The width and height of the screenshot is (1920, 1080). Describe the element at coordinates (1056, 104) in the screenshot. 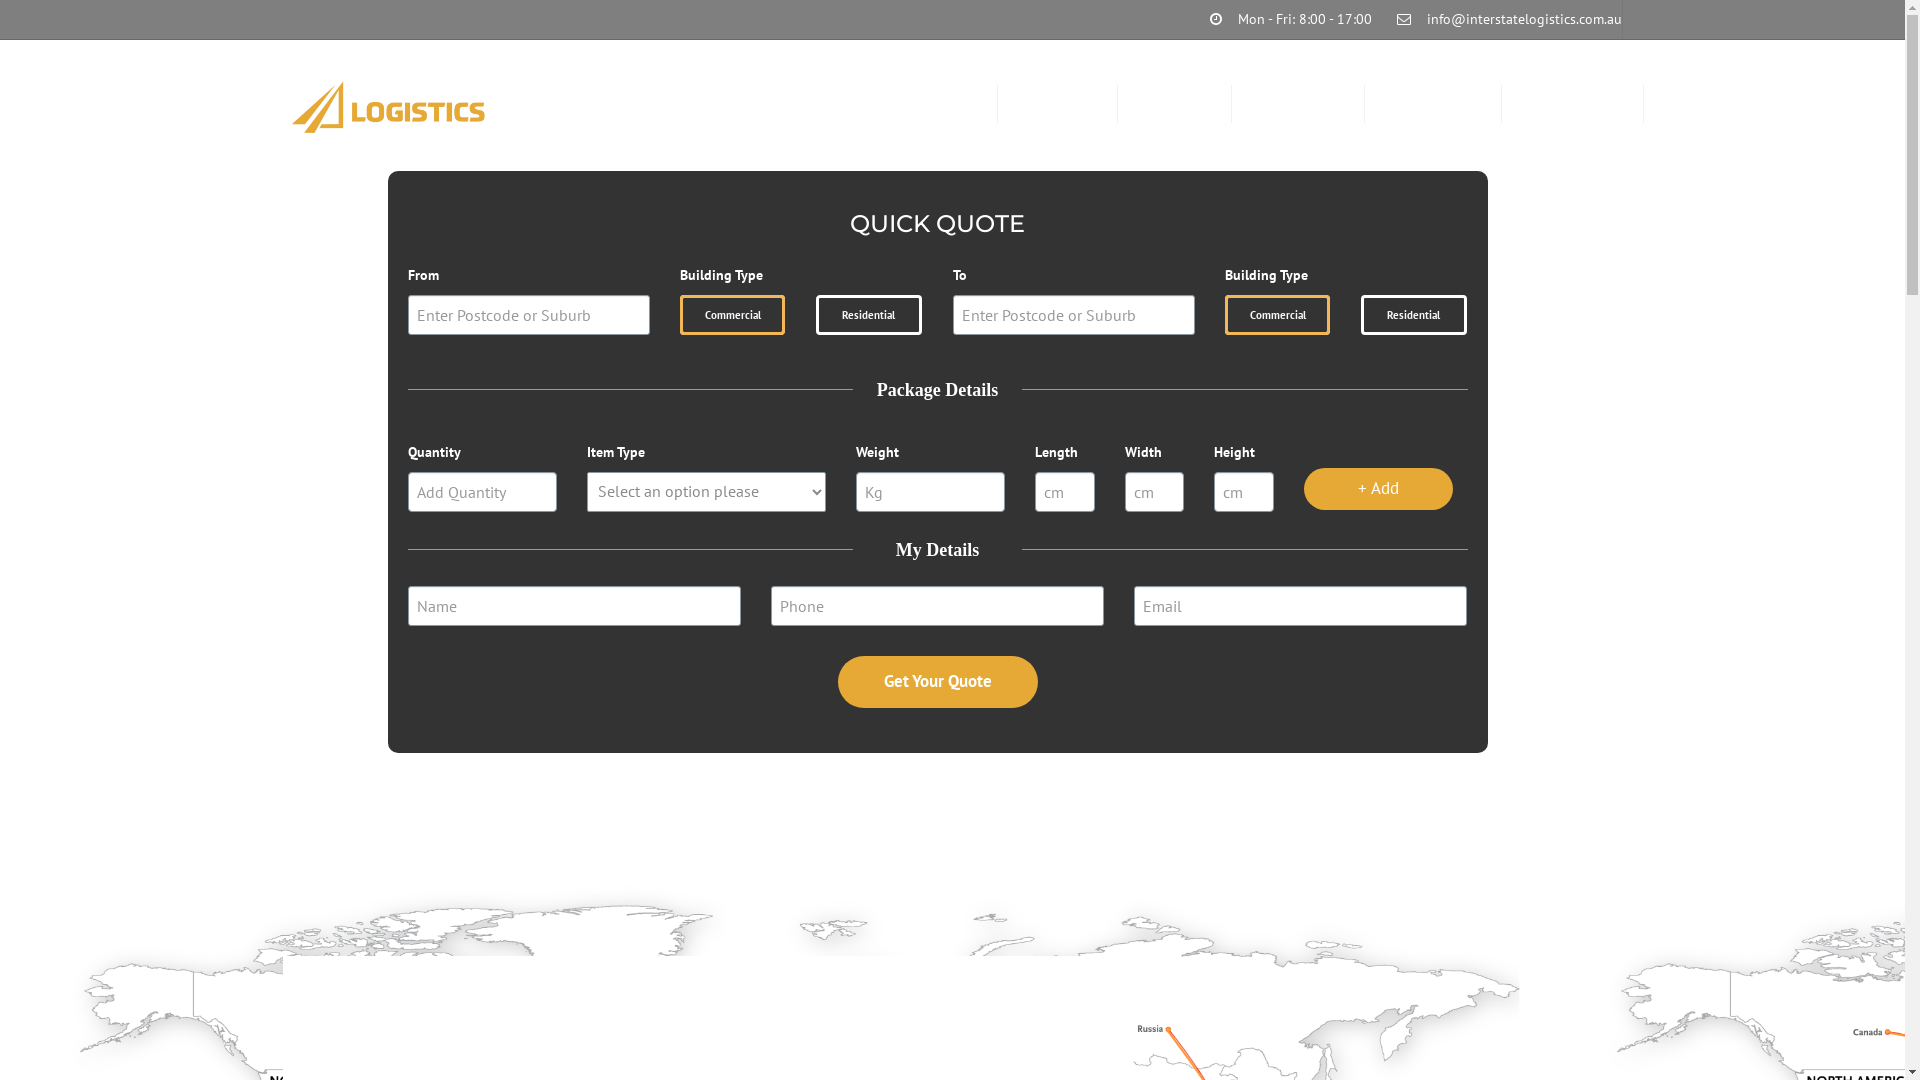

I see `'ABOUT US'` at that location.